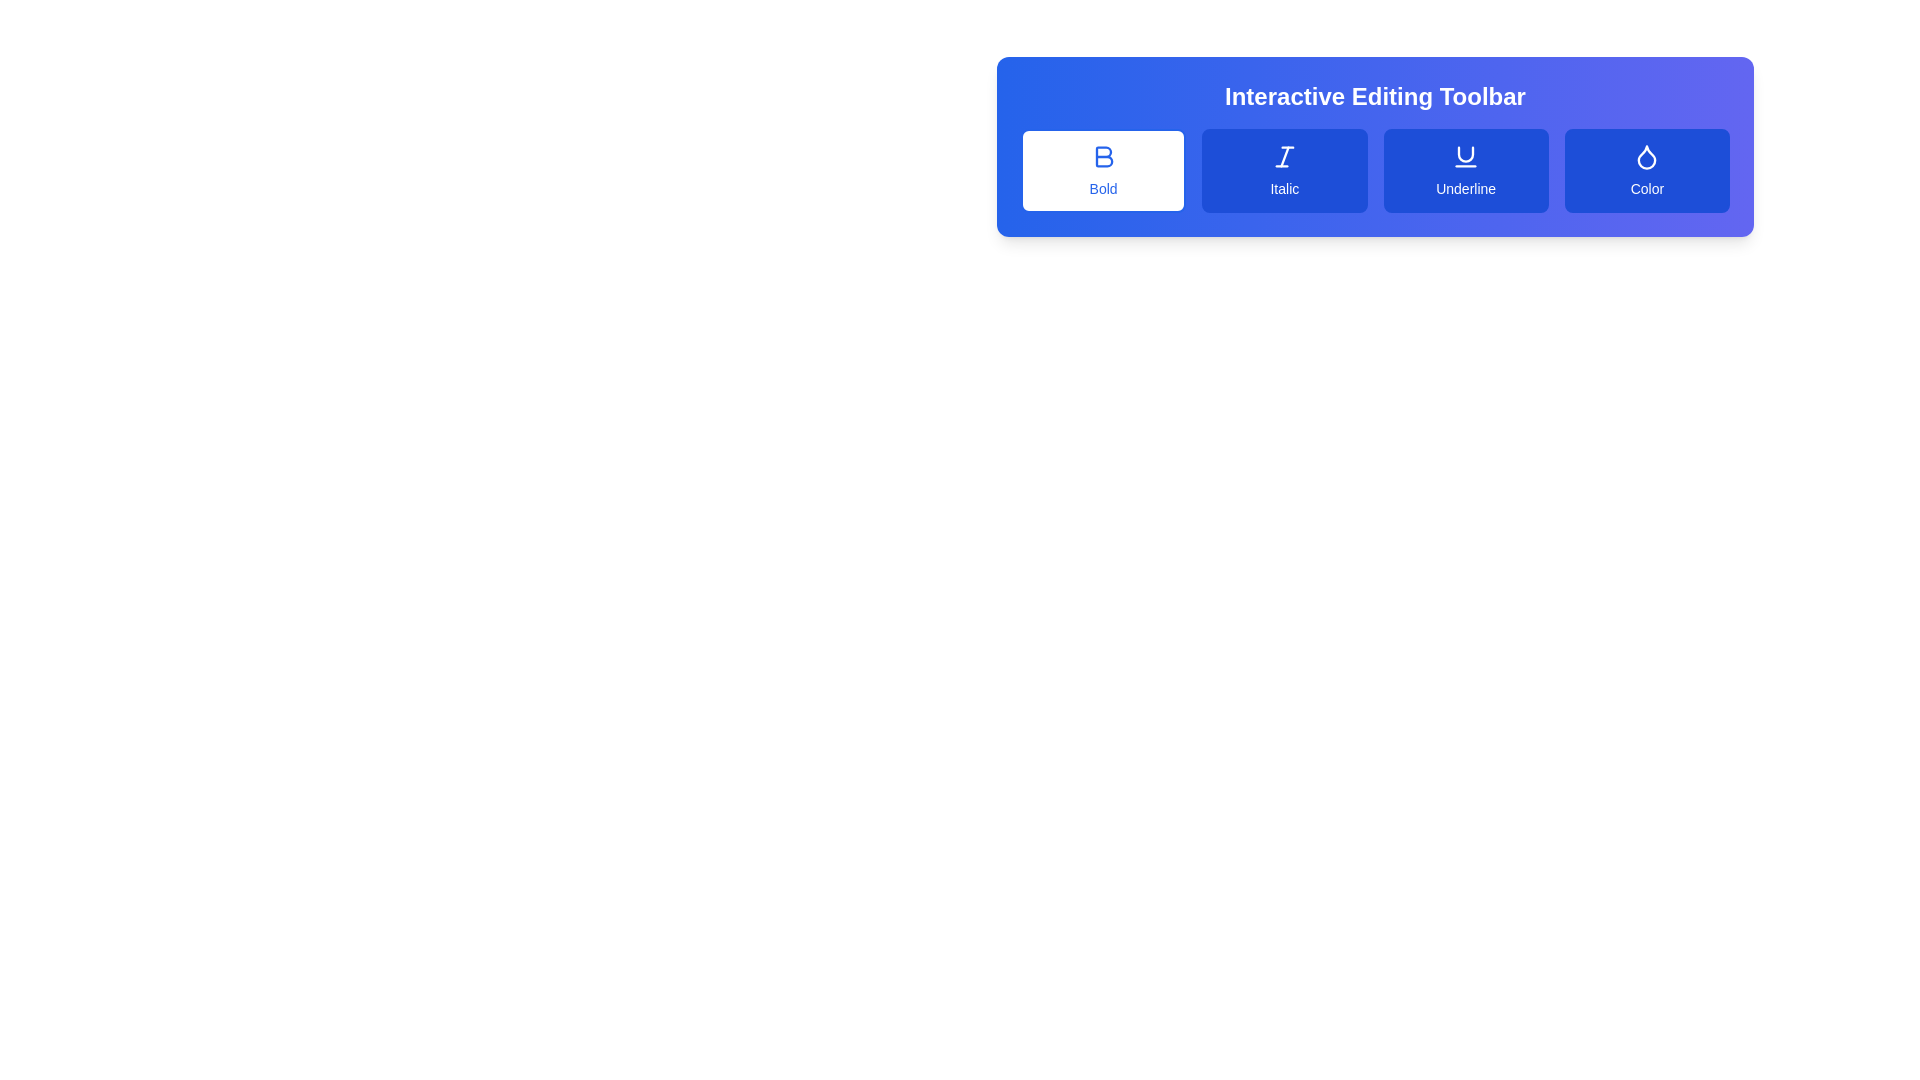  What do you see at coordinates (1466, 156) in the screenshot?
I see `the underline icon in the 'Interactive Editing Toolbar', which is styled with thin white lines on a blue background, to emphasize text with an underscore` at bounding box center [1466, 156].